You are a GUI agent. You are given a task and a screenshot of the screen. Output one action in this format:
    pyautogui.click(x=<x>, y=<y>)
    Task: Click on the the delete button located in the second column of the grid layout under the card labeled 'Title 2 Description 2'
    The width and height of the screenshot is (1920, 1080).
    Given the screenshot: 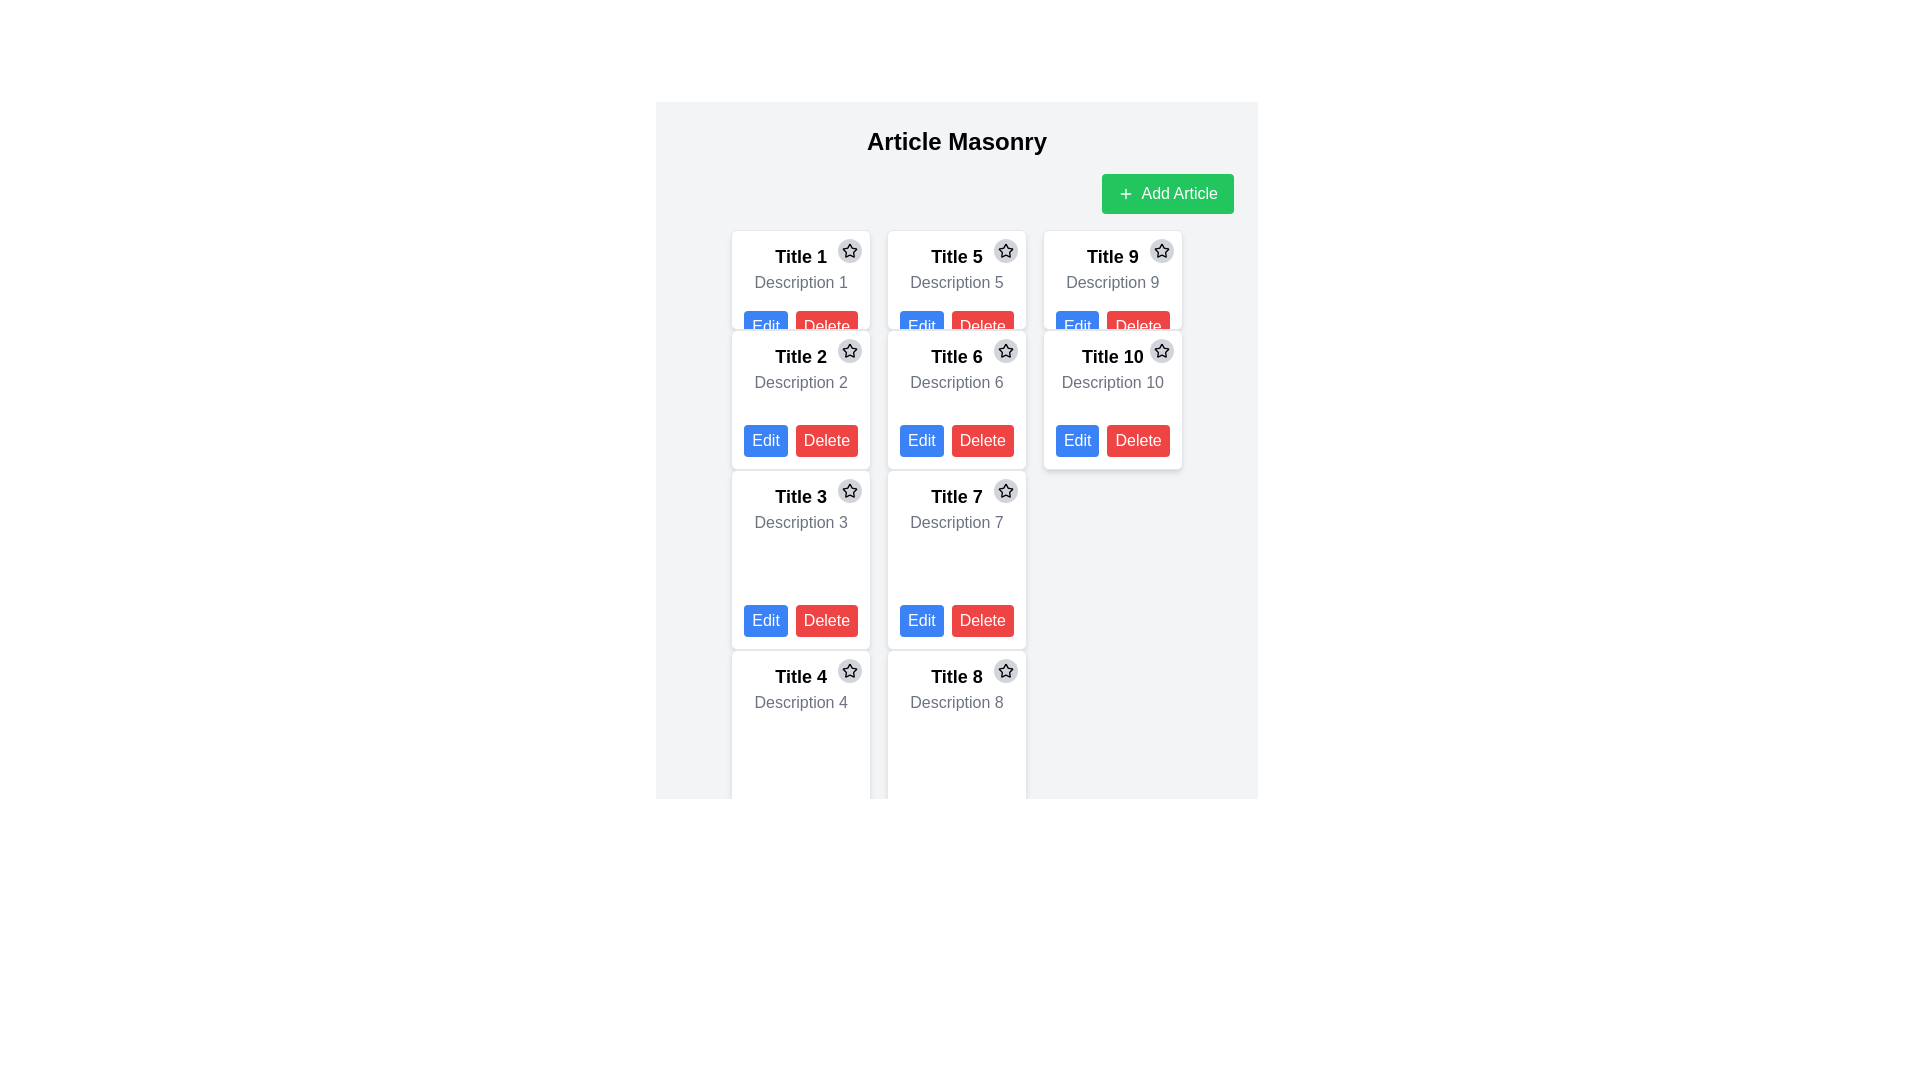 What is the action you would take?
    pyautogui.click(x=826, y=439)
    